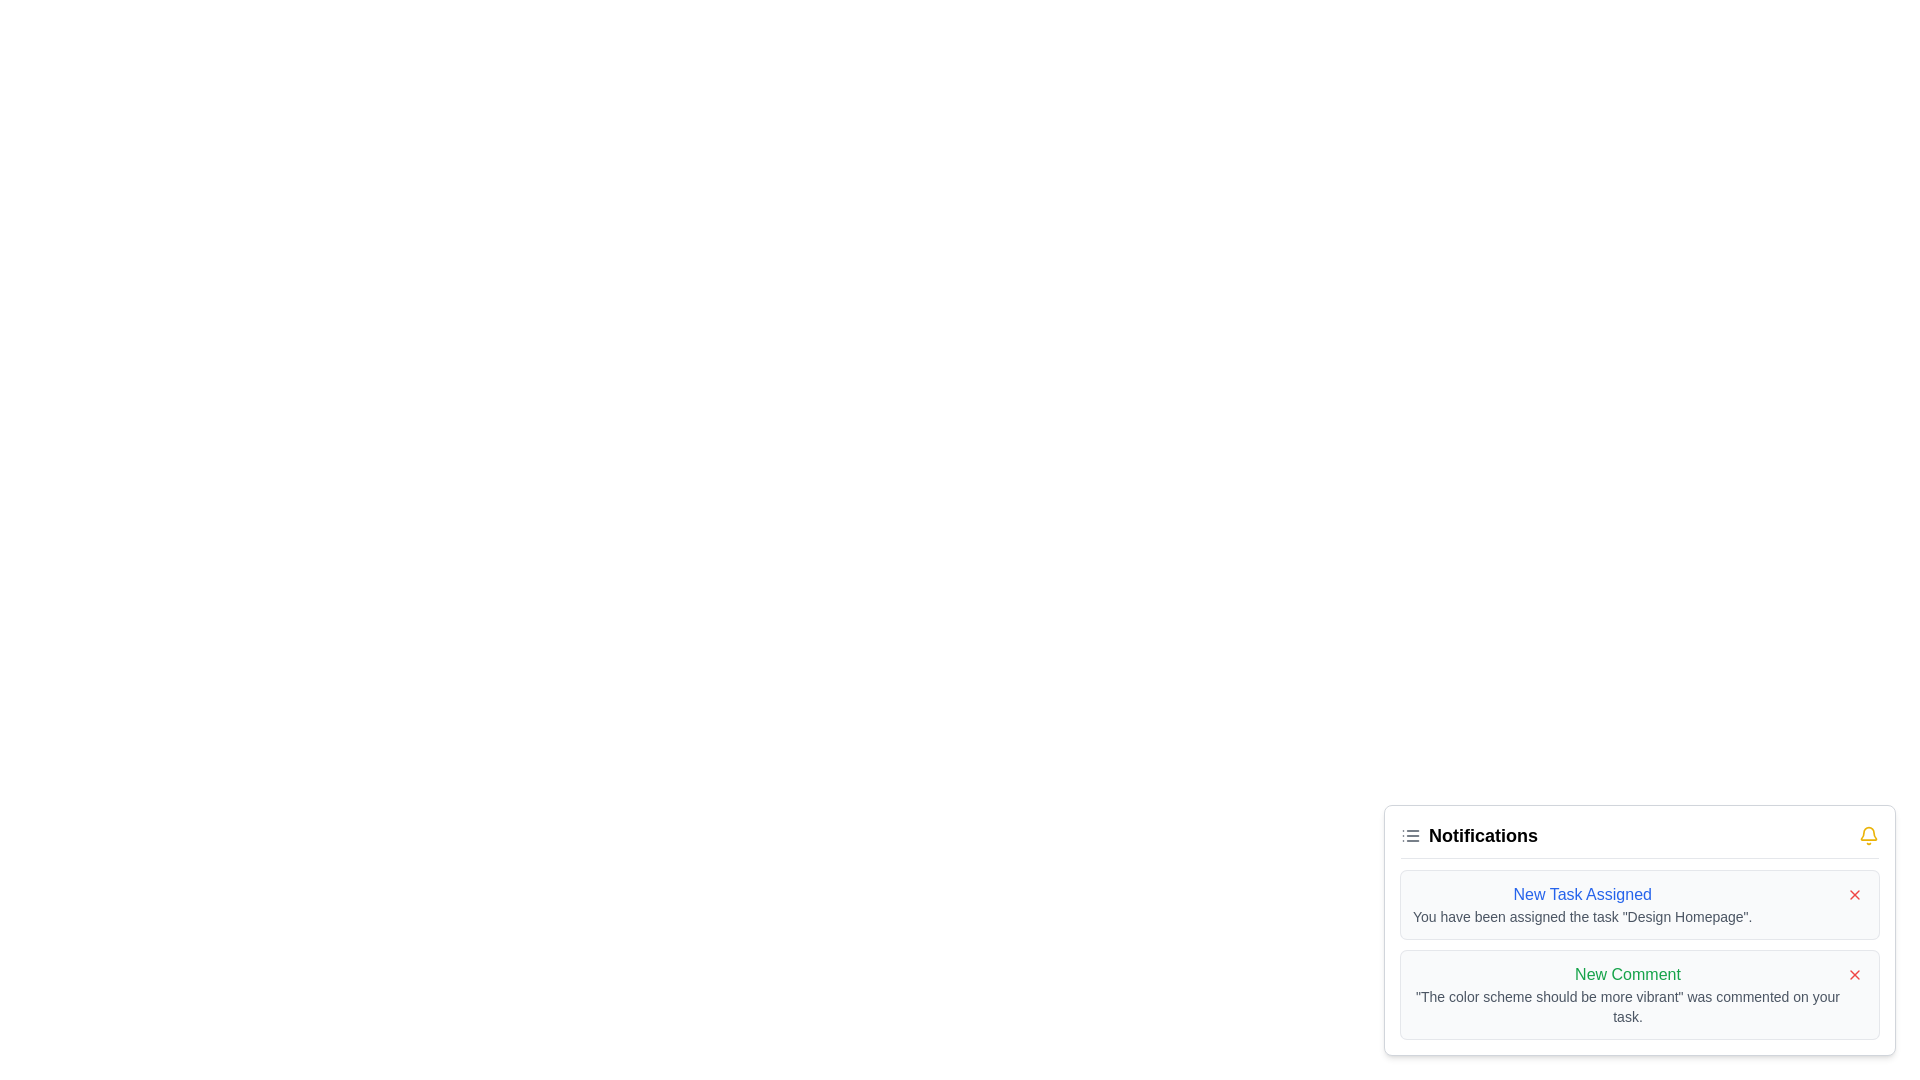  What do you see at coordinates (1853, 893) in the screenshot?
I see `the small red 'X' icon button located at the bottom-right of the notification box next to the 'New Task Assigned' message` at bounding box center [1853, 893].